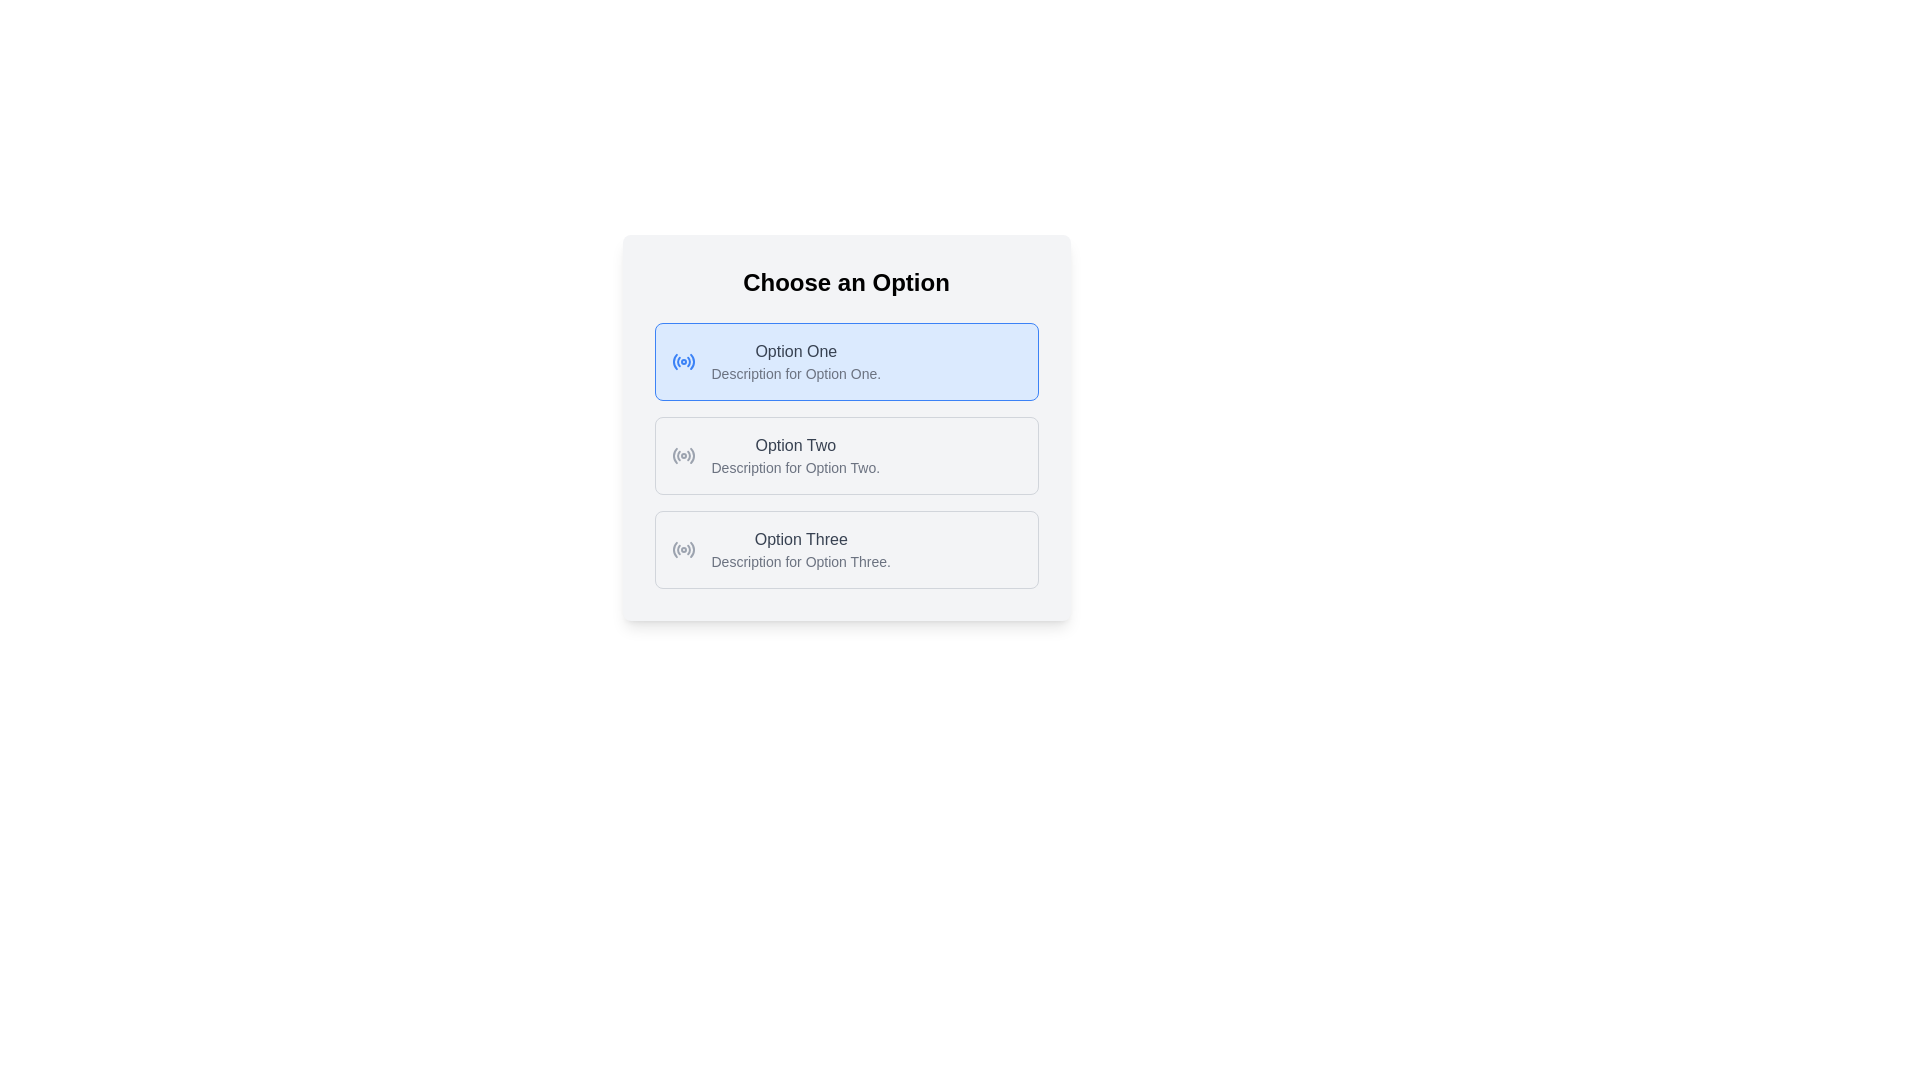 This screenshot has width=1920, height=1080. I want to click on the static text providing additional information about 'Option One', located beneath the title and centered horizontally, so click(795, 374).